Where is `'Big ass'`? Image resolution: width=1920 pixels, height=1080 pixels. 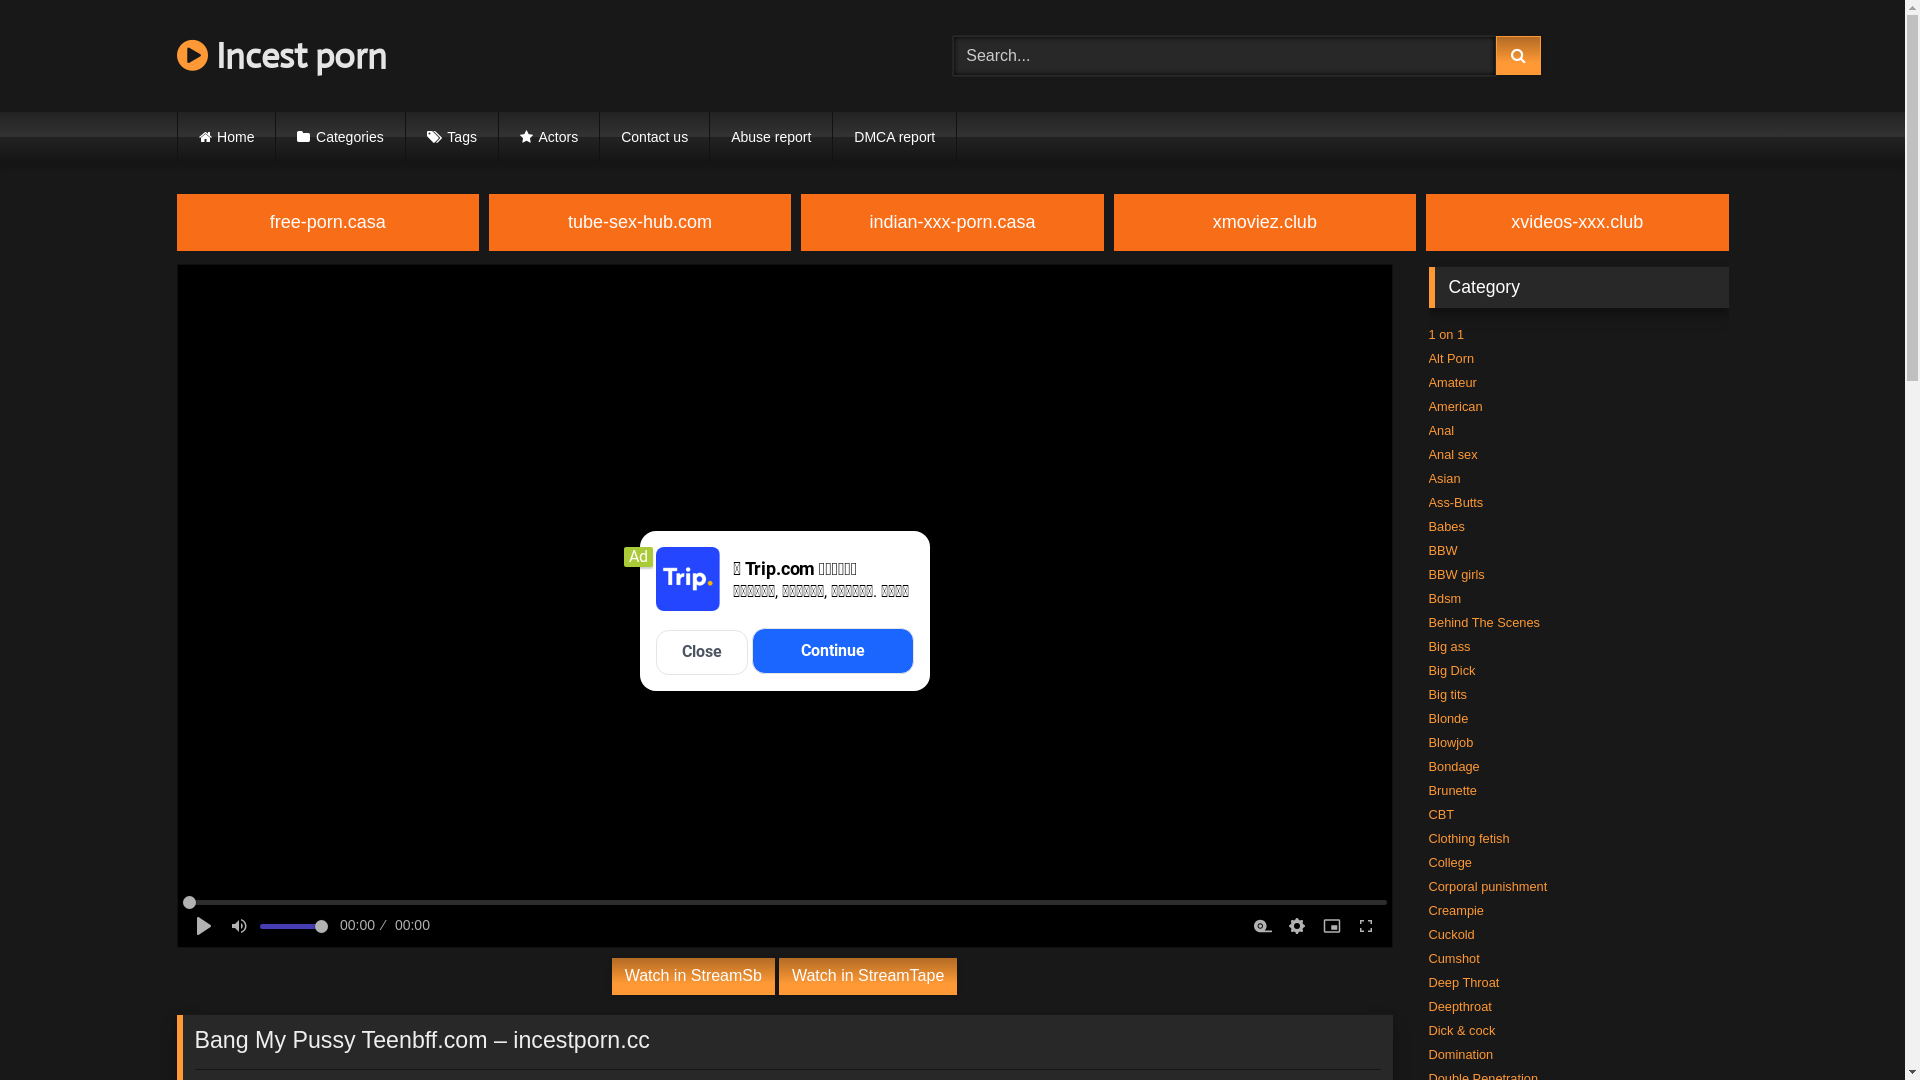
'Big ass' is located at coordinates (1427, 646).